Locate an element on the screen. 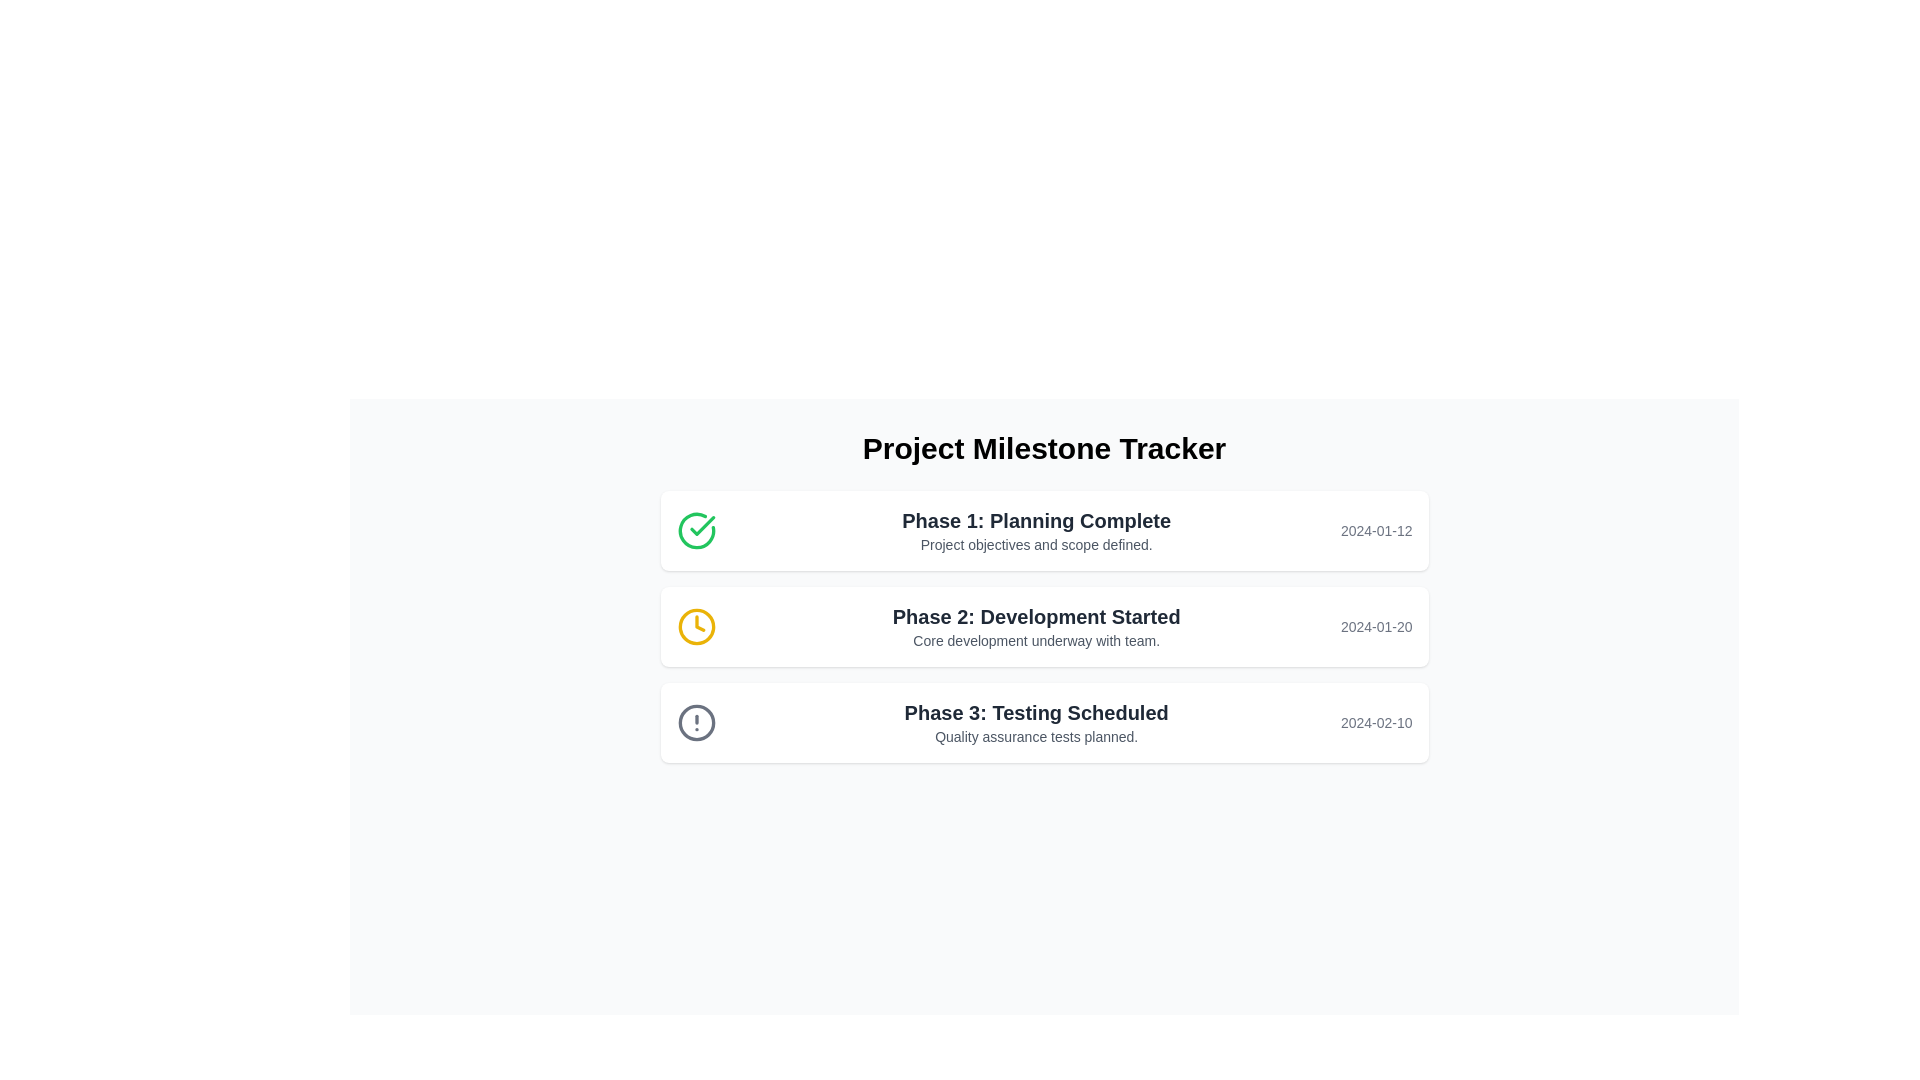 This screenshot has height=1080, width=1920. the descriptive text element located in the lower part of the 'Phase 3: Testing Scheduled' section, which provides additional information about the scheduled quality assurance tests is located at coordinates (1036, 736).